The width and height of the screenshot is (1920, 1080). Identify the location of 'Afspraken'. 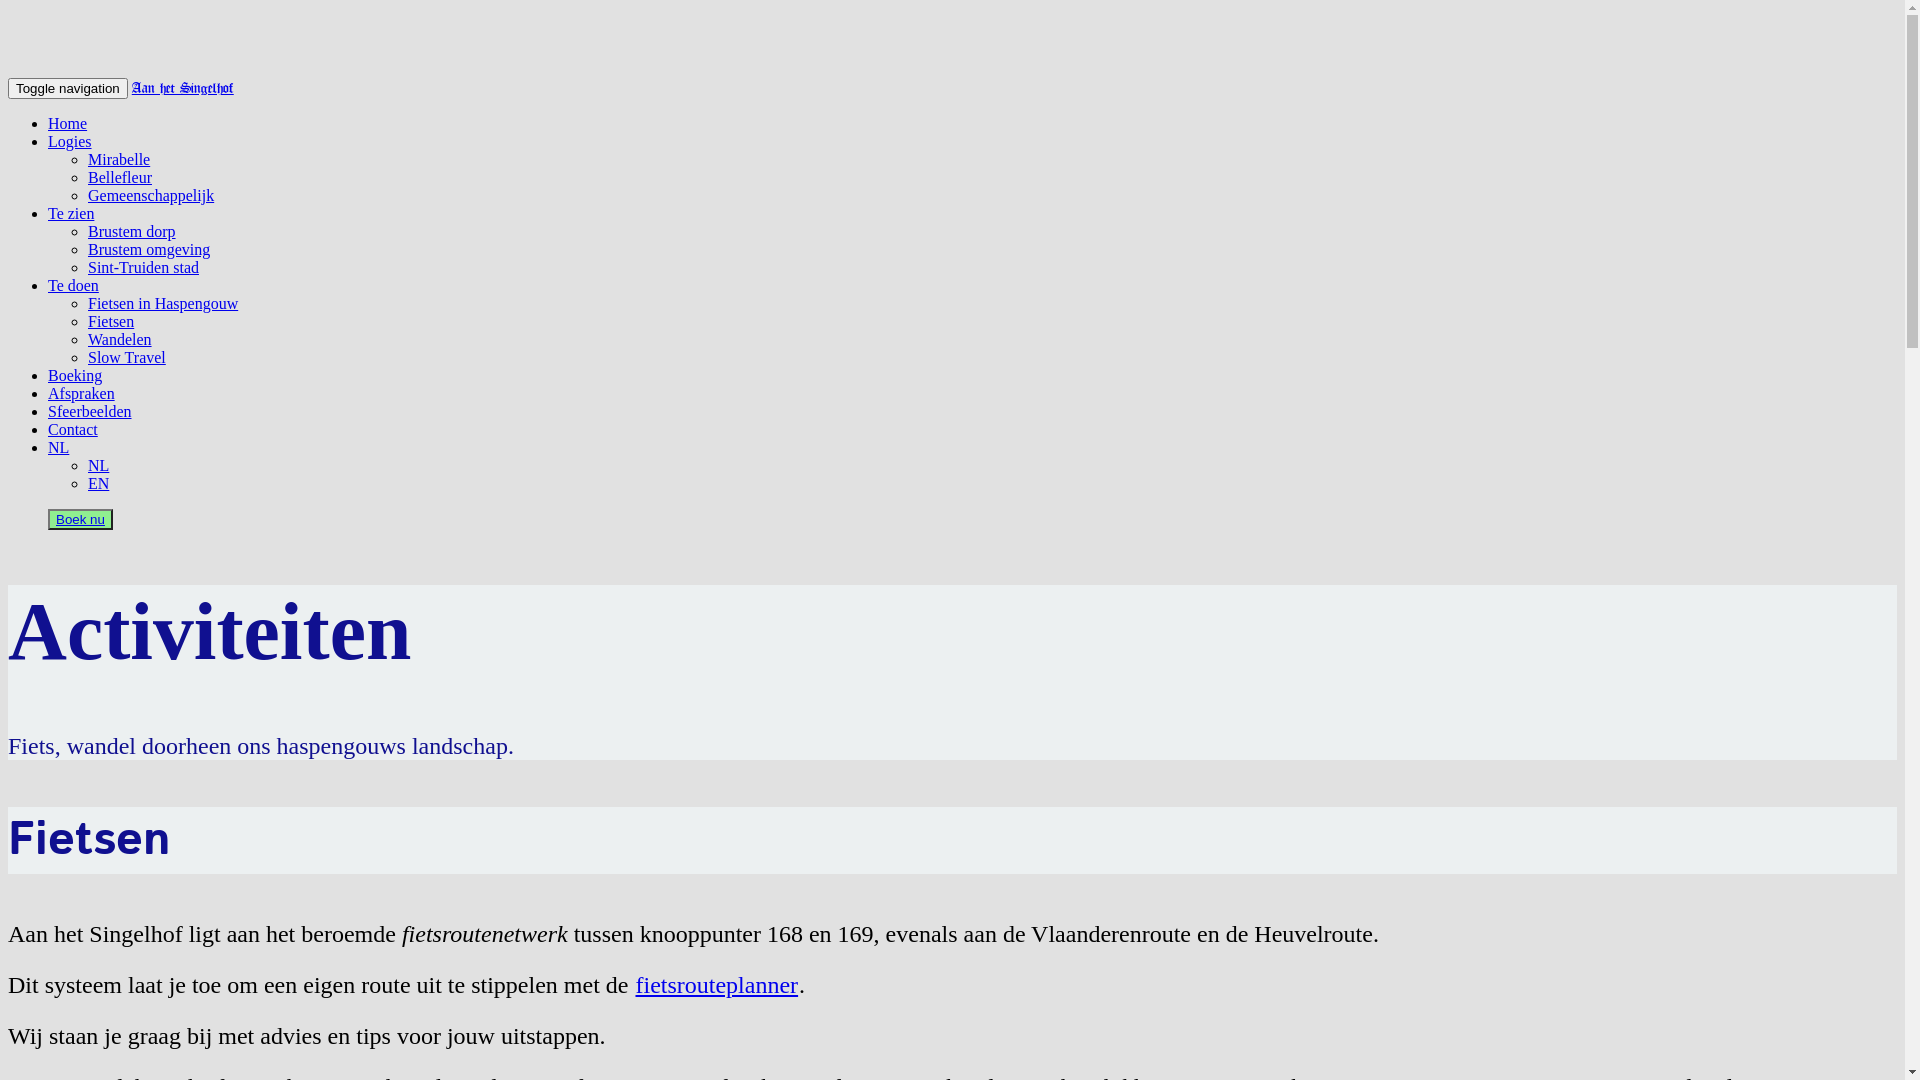
(80, 393).